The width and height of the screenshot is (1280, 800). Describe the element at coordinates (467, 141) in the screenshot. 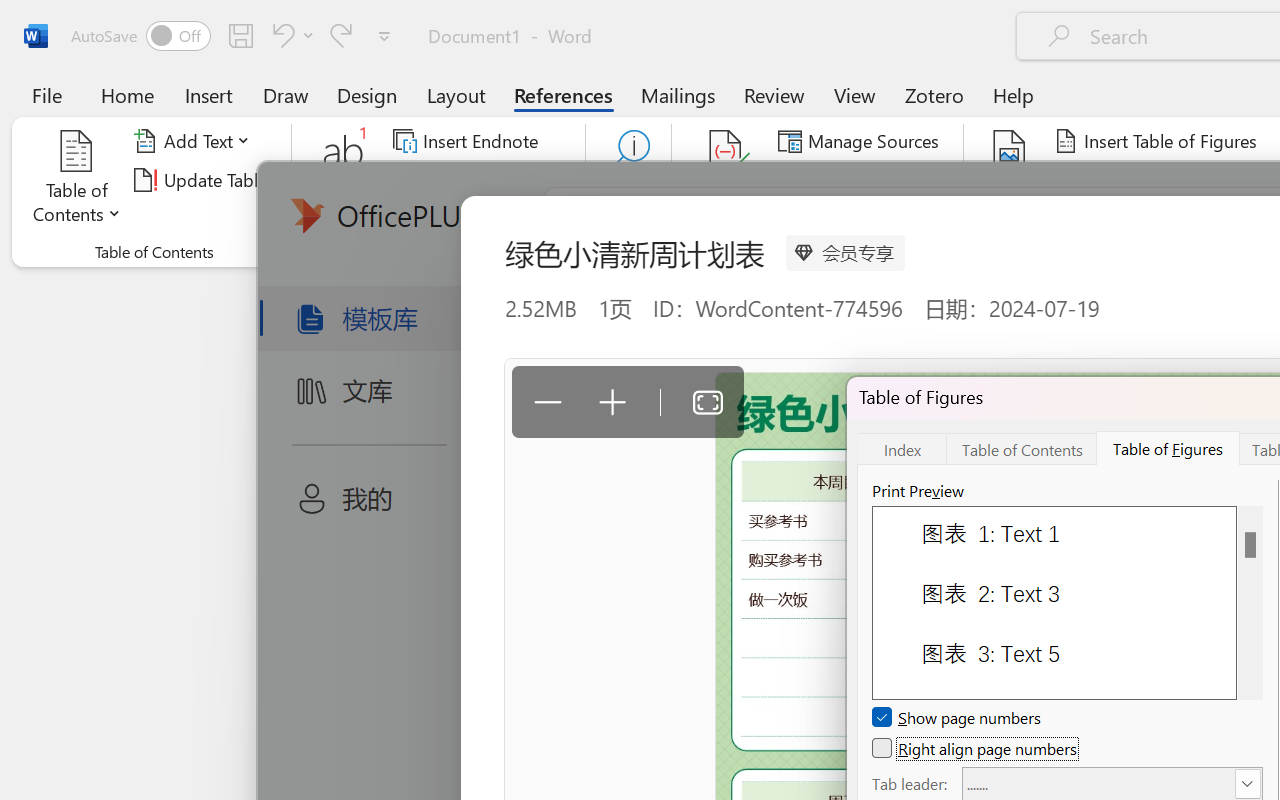

I see `'Insert Endnote'` at that location.